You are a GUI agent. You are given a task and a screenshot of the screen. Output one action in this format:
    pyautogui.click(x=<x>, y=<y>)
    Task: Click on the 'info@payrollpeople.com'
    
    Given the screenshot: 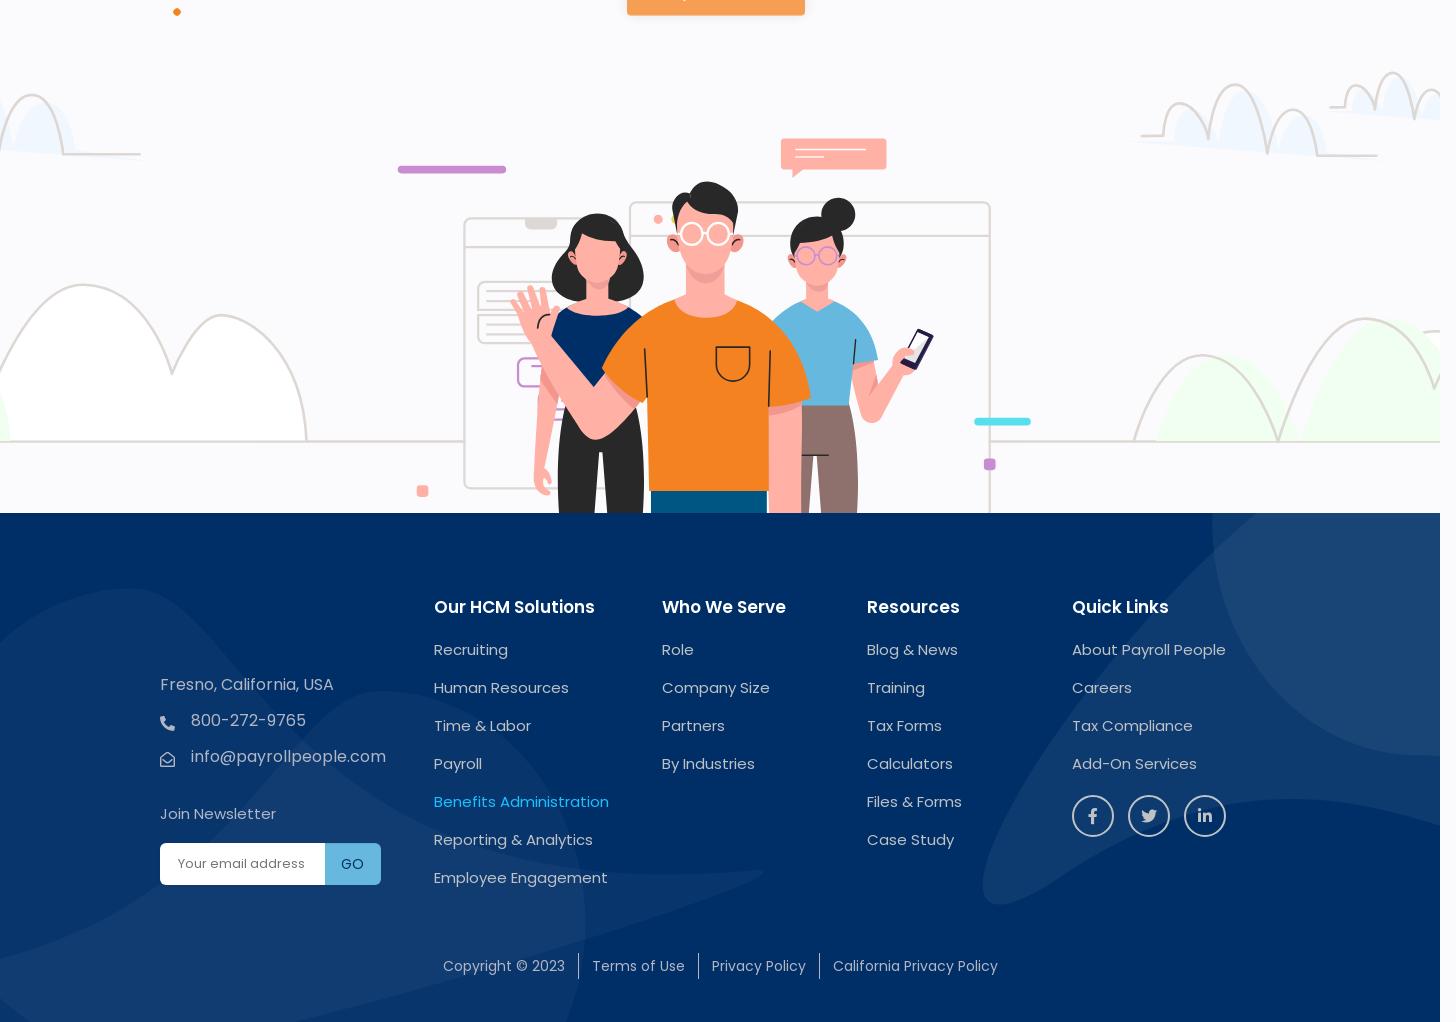 What is the action you would take?
    pyautogui.click(x=190, y=754)
    